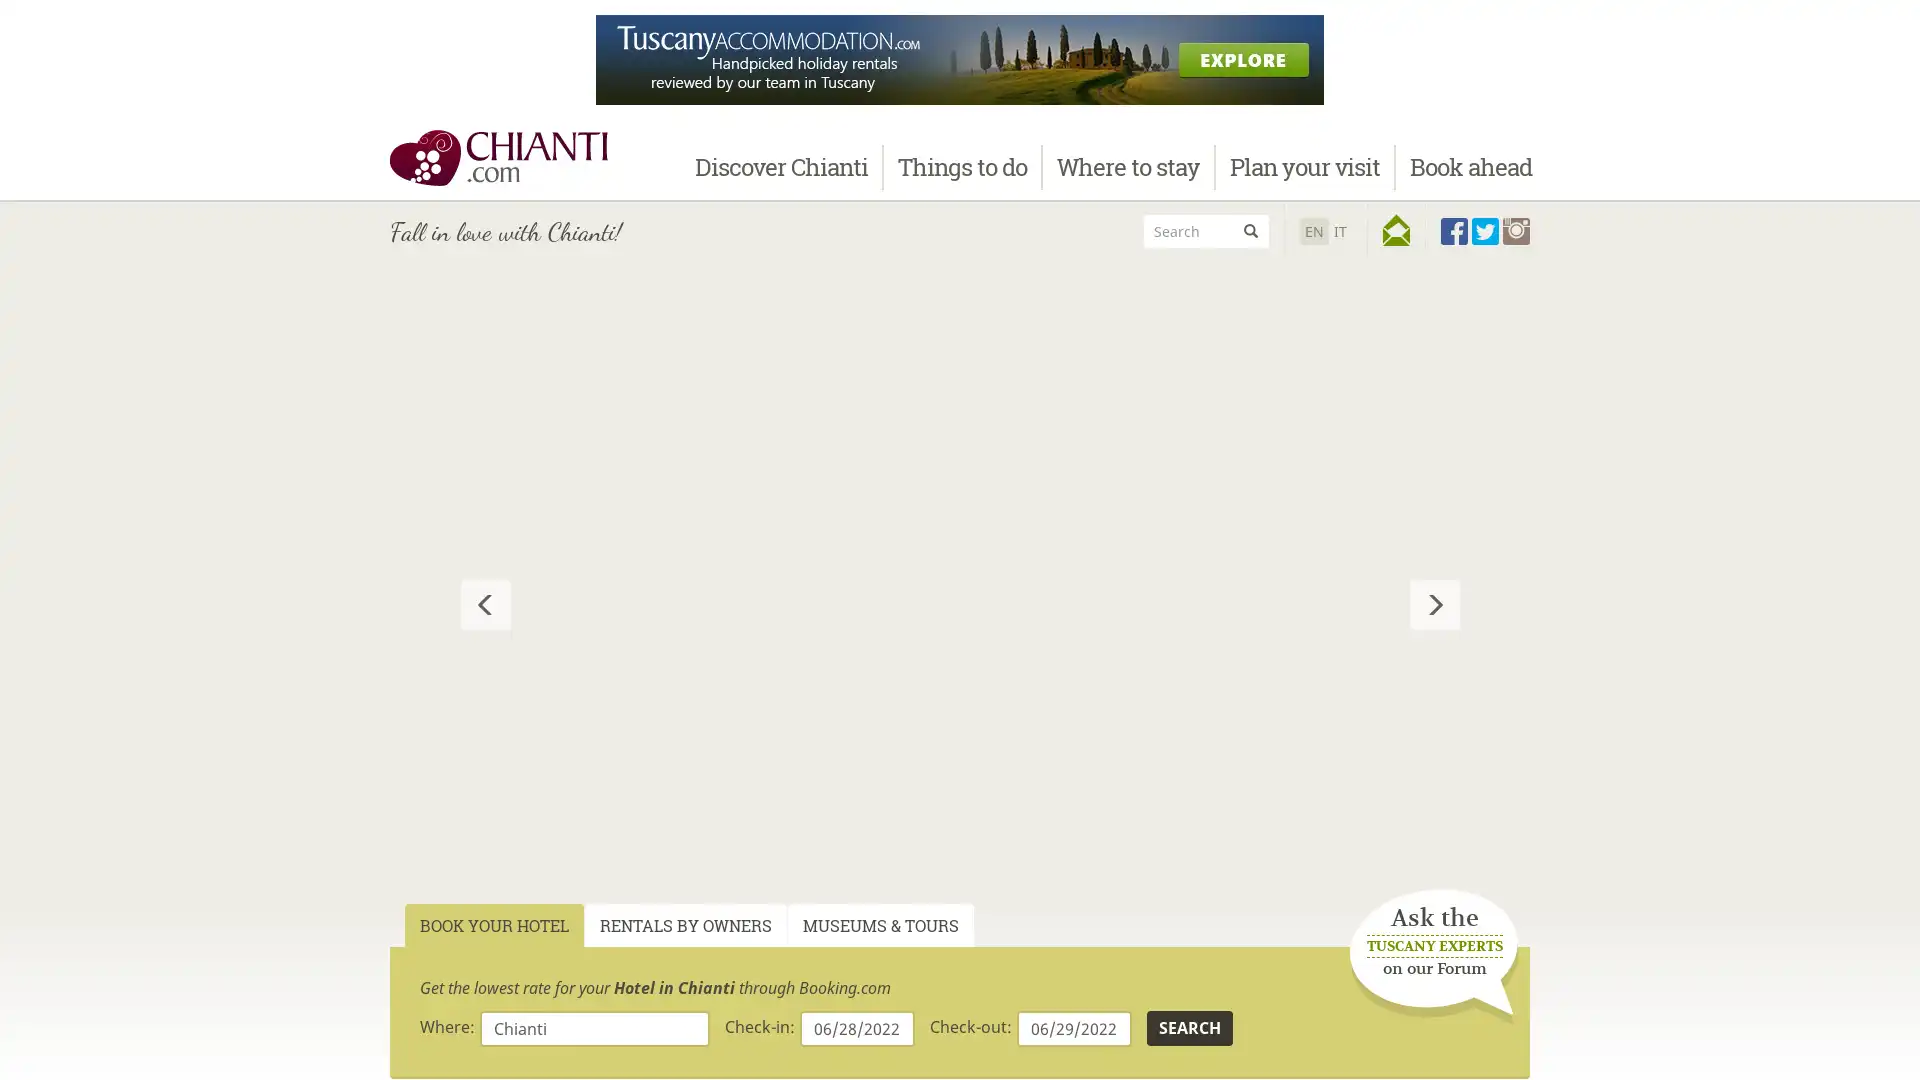 The height and width of the screenshot is (1080, 1920). What do you see at coordinates (962, 166) in the screenshot?
I see `Things to do` at bounding box center [962, 166].